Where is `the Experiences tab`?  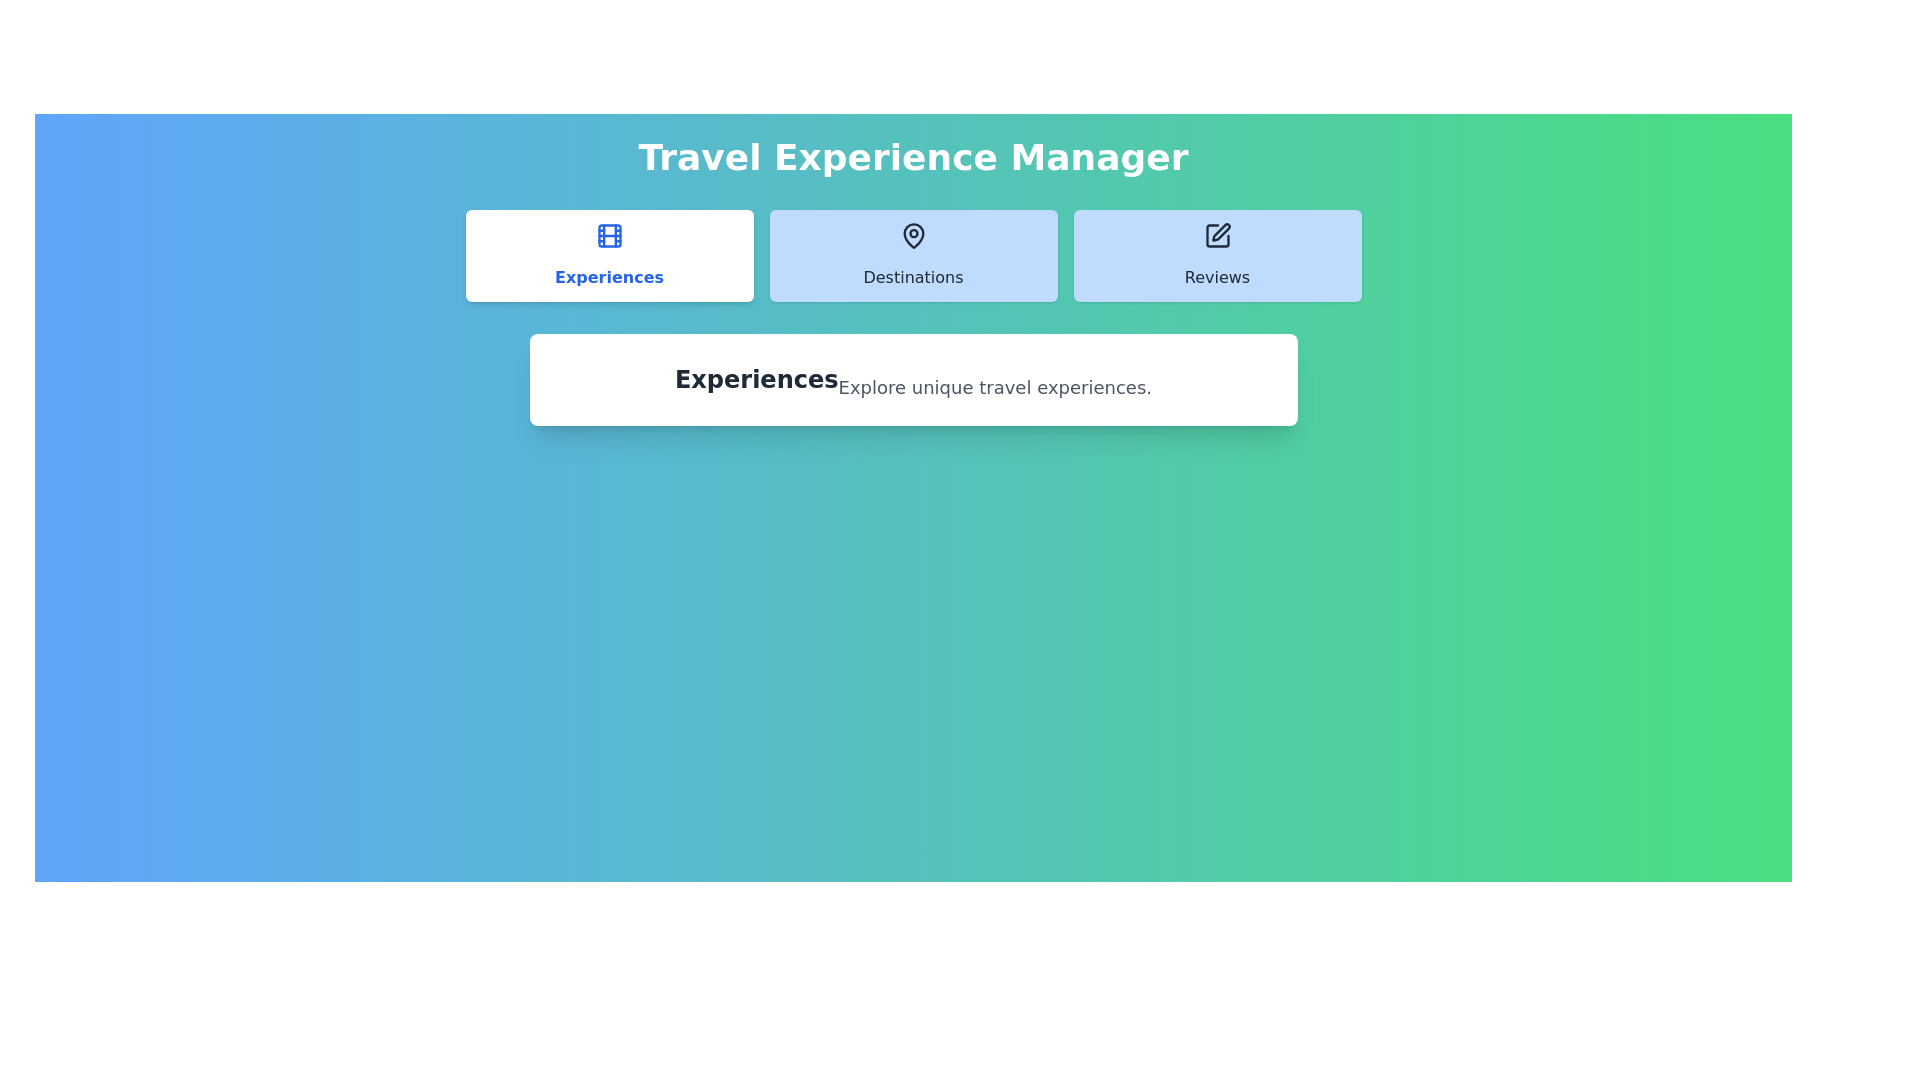 the Experiences tab is located at coordinates (608, 254).